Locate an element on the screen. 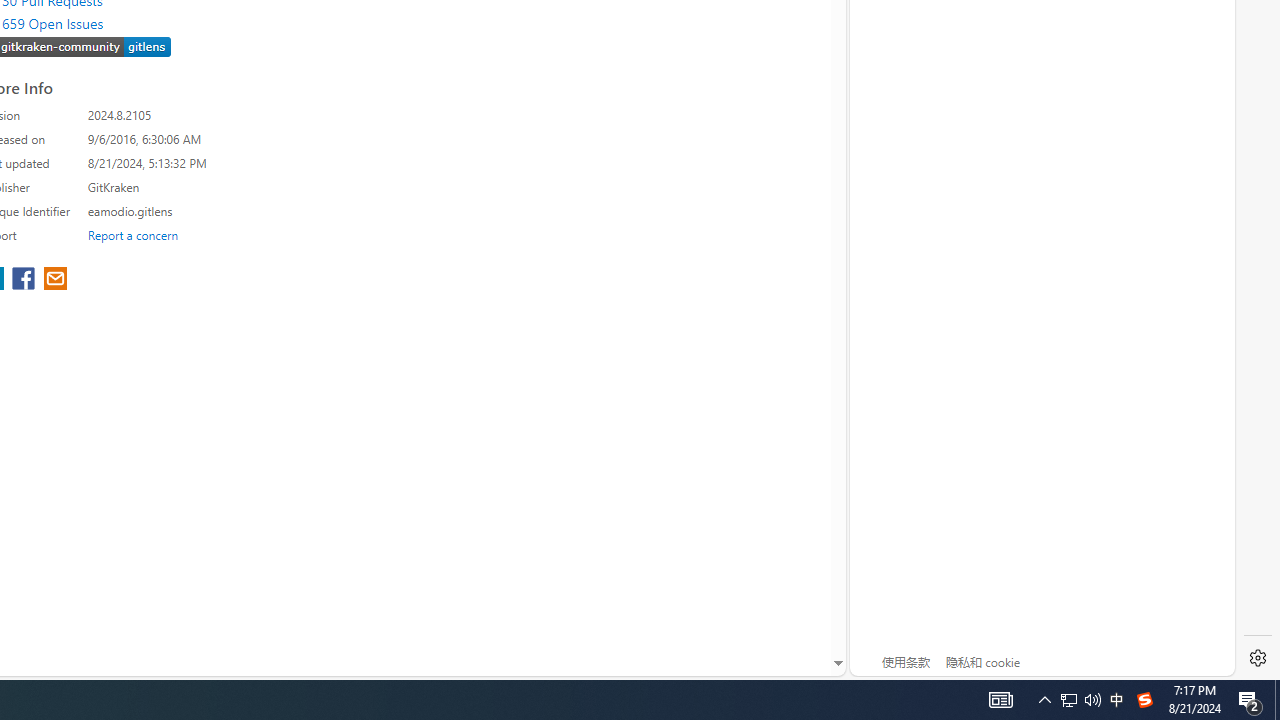  'AutomationID: 4105' is located at coordinates (1079, 698).